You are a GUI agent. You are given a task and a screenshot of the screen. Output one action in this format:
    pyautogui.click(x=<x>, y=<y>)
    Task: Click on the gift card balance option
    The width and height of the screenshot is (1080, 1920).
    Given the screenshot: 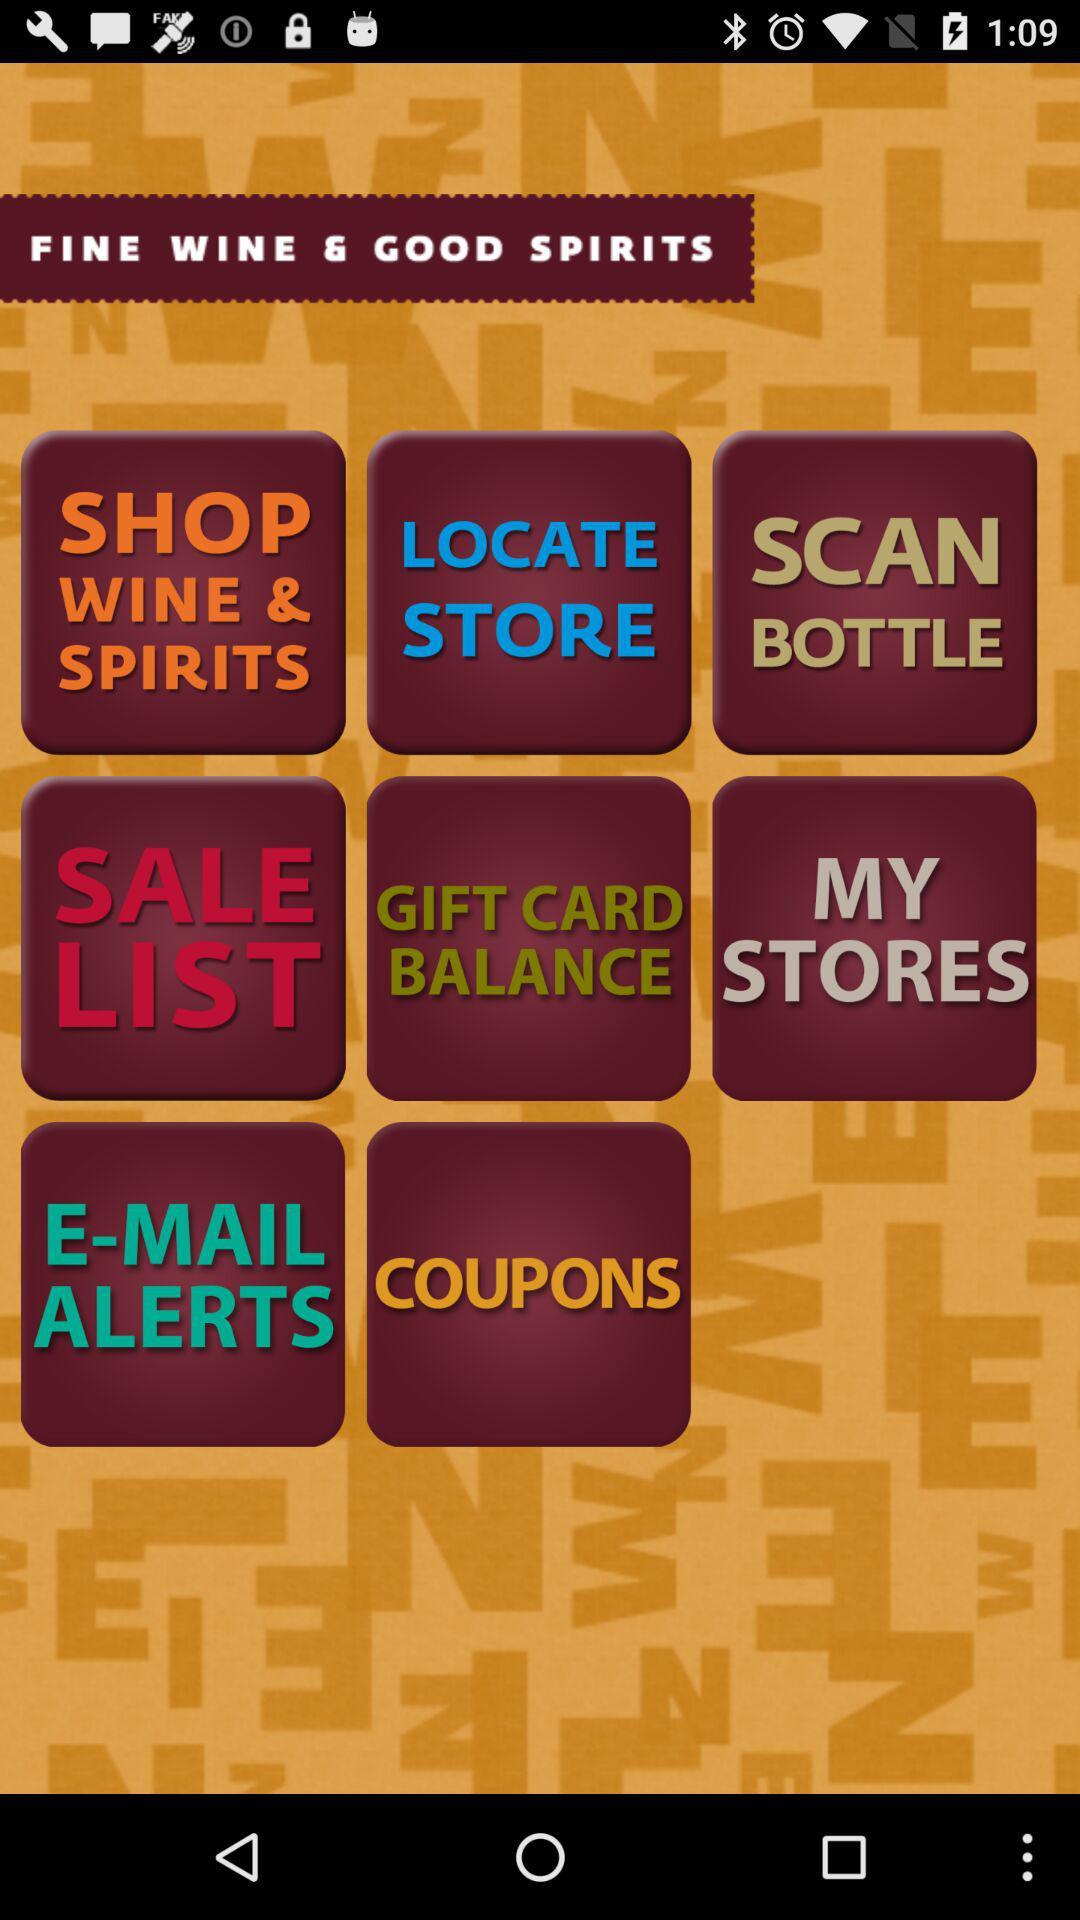 What is the action you would take?
    pyautogui.click(x=528, y=937)
    